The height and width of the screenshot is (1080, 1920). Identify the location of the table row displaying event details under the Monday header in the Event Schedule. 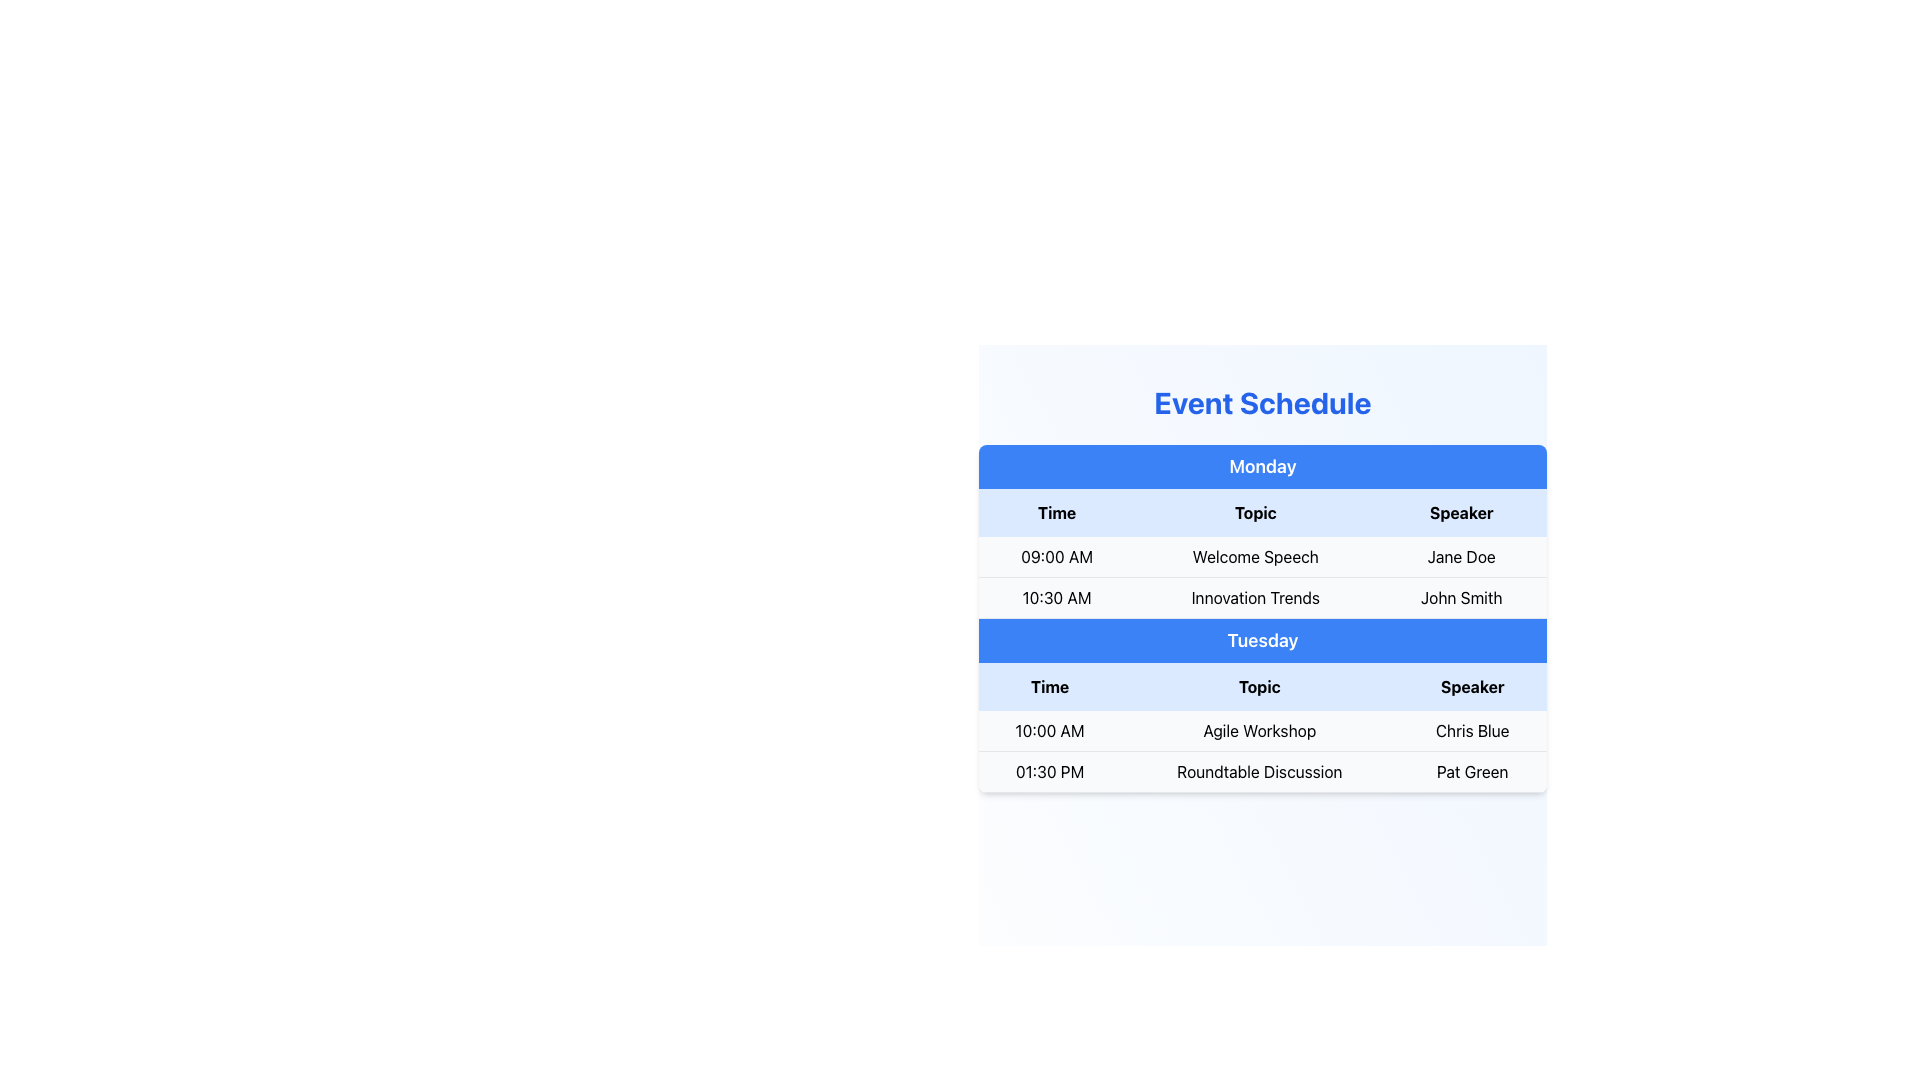
(1261, 556).